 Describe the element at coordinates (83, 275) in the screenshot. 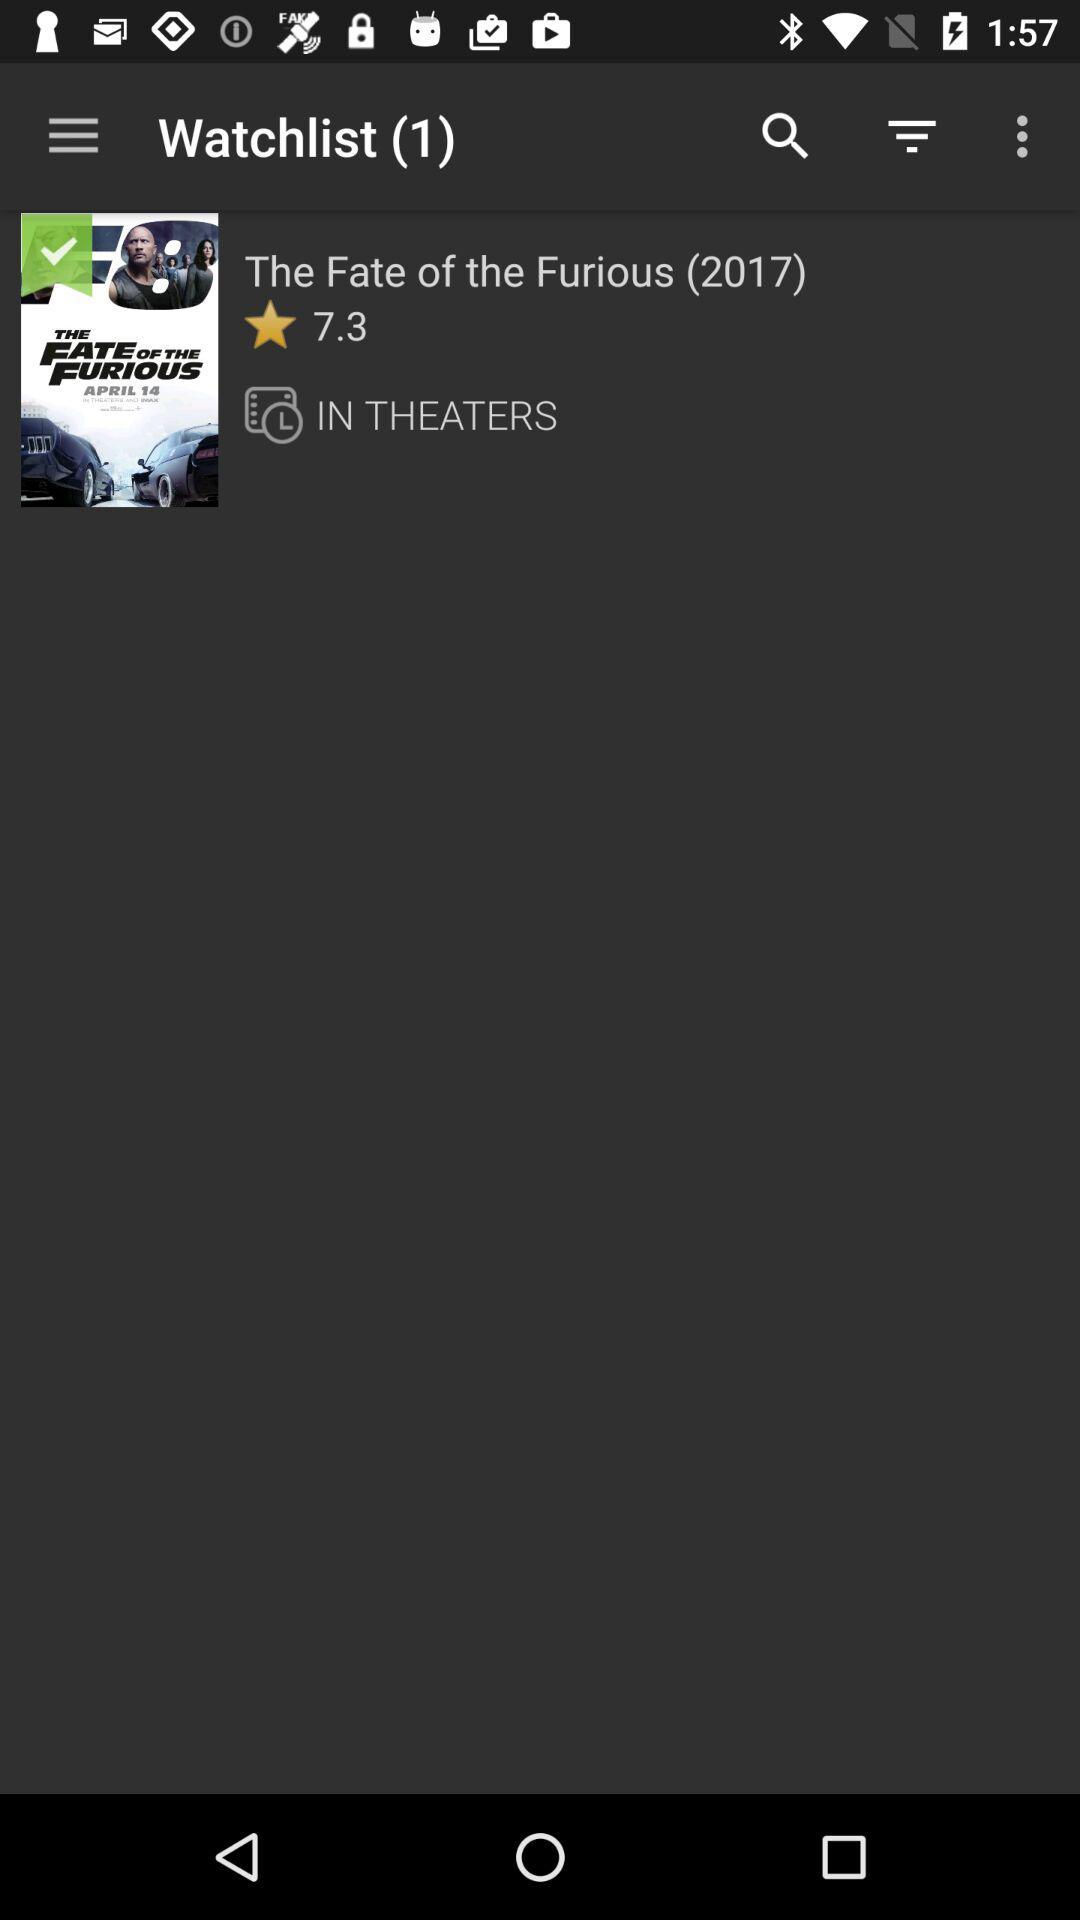

I see `the icon next to the the fate of` at that location.